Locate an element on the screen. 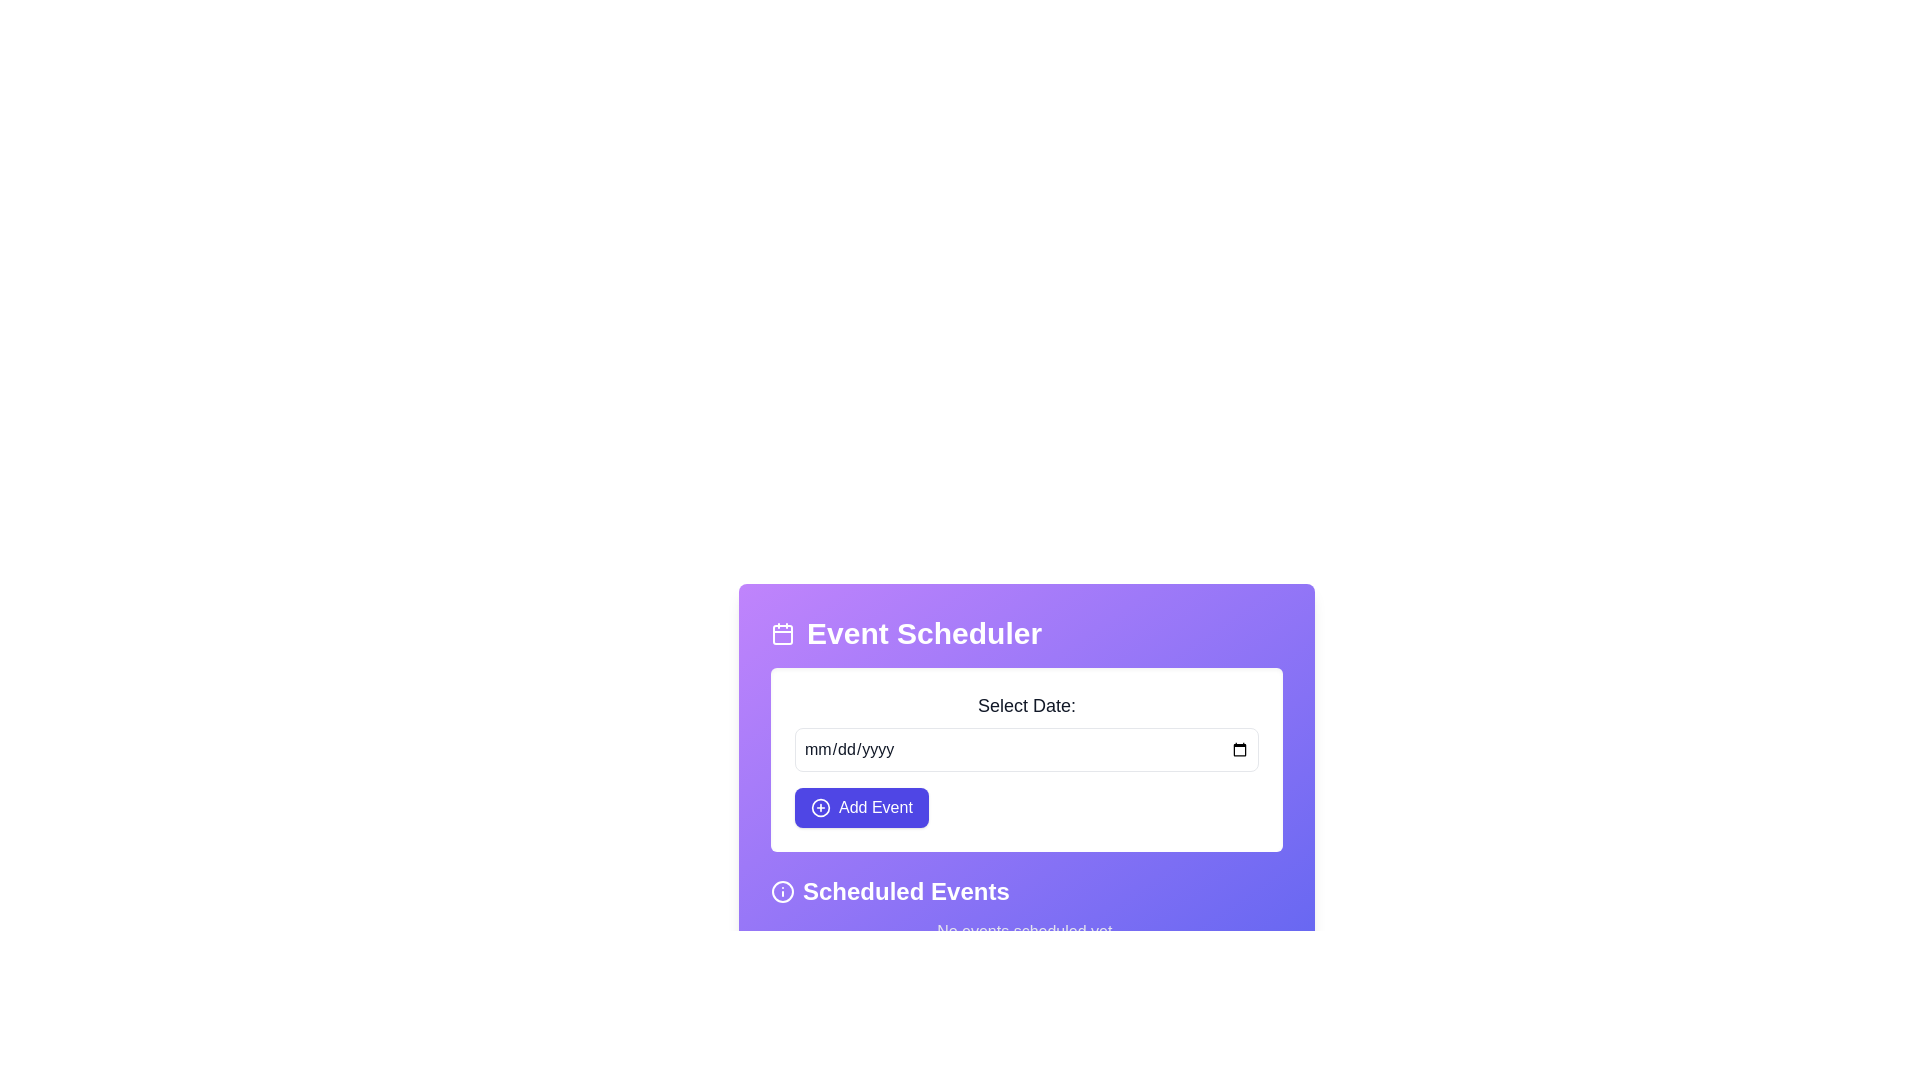 This screenshot has height=1080, width=1920. the Static Text Display element that shows 'No events scheduled yet.' in light text color against a purple background, located in the 'Scheduled Events' section is located at coordinates (1027, 932).